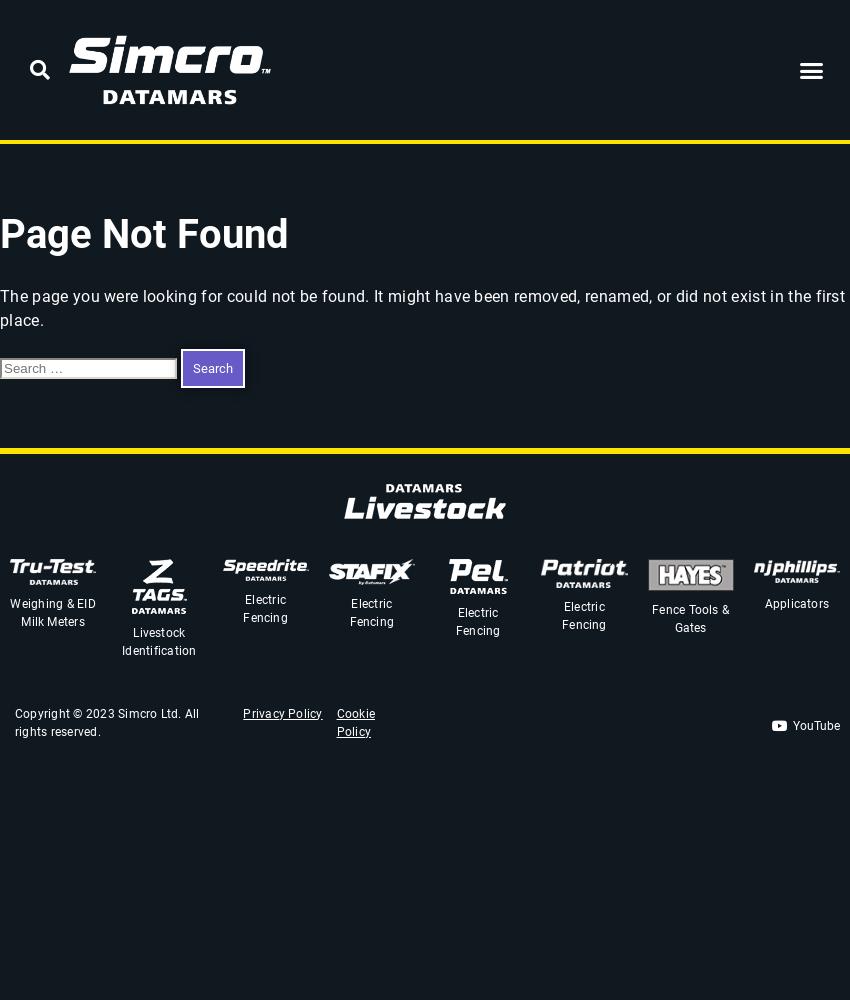 Image resolution: width=850 pixels, height=1000 pixels. Describe the element at coordinates (689, 618) in the screenshot. I see `'Fence Tools & Gates'` at that location.